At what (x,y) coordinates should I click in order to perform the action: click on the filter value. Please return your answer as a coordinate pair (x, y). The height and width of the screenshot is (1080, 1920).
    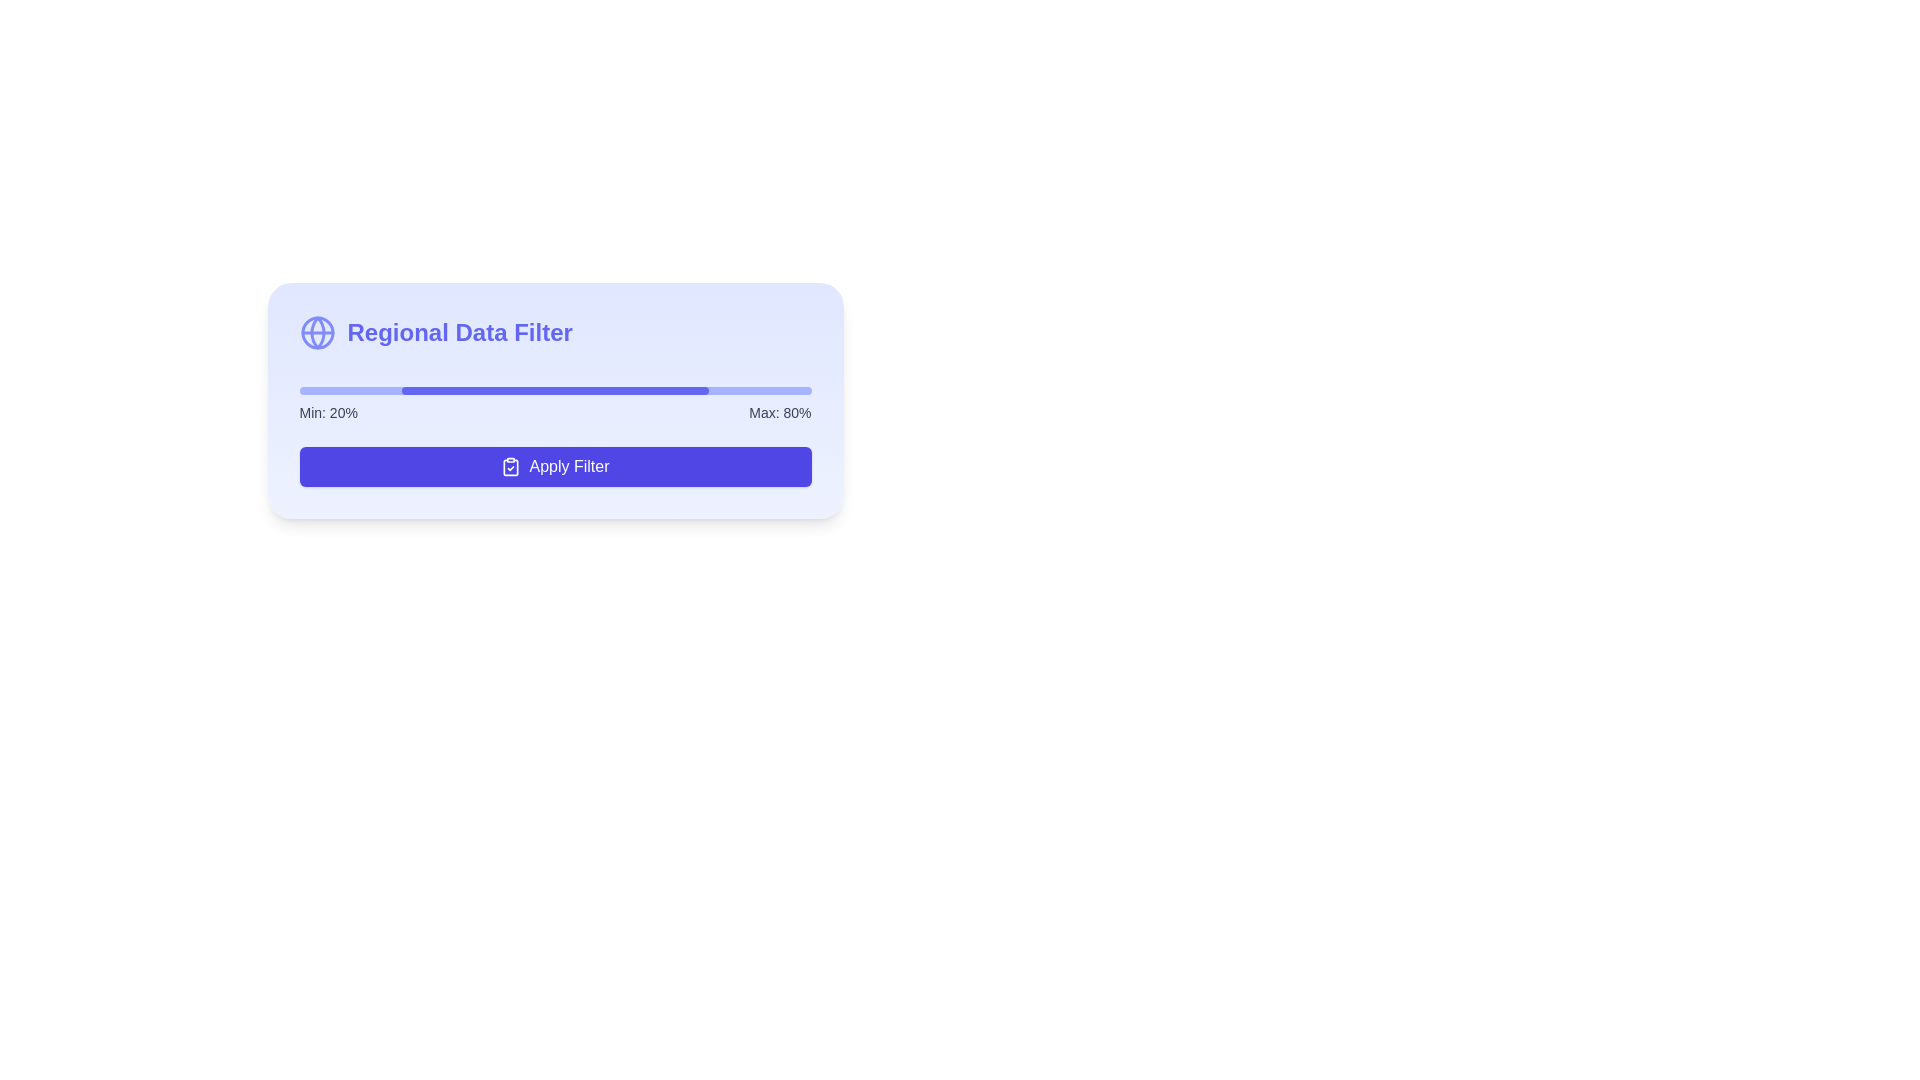
    Looking at the image, I should click on (446, 390).